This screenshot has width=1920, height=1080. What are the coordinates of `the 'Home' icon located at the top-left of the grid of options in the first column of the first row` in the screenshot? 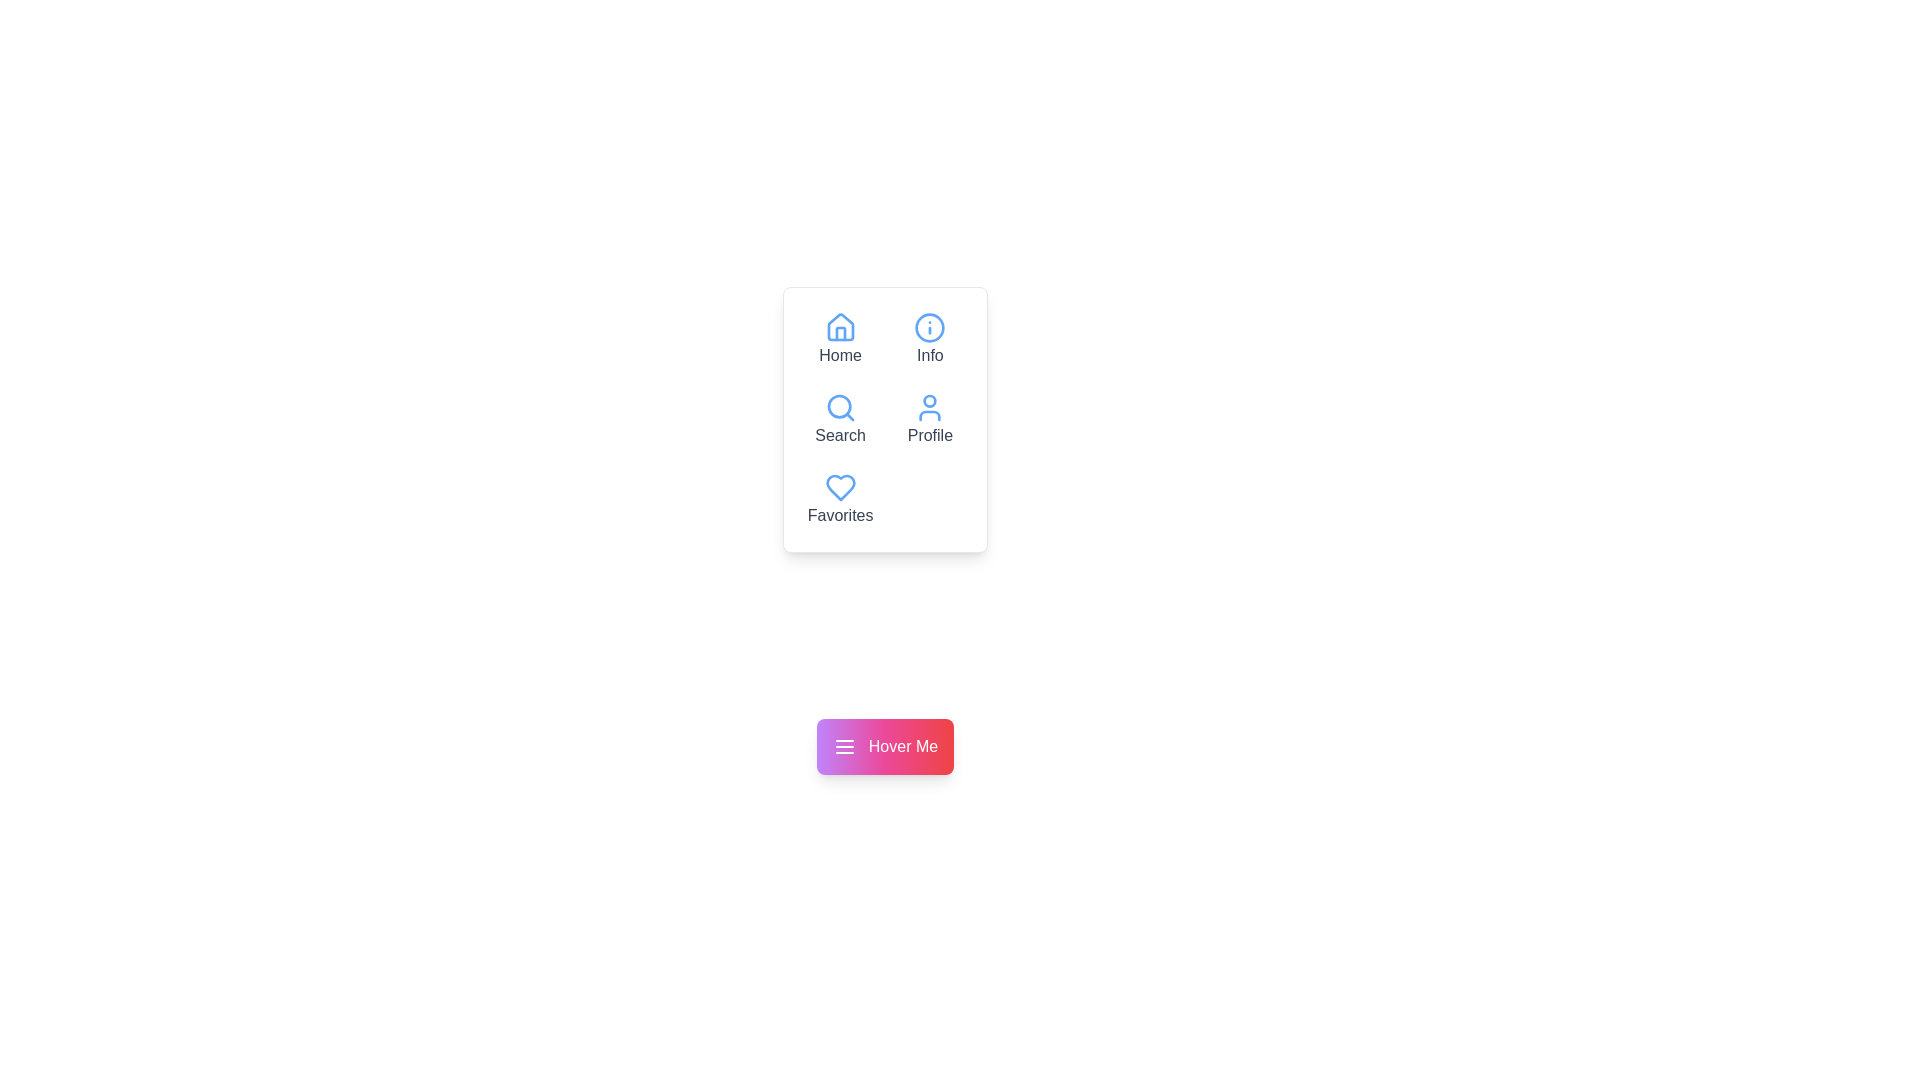 It's located at (840, 338).